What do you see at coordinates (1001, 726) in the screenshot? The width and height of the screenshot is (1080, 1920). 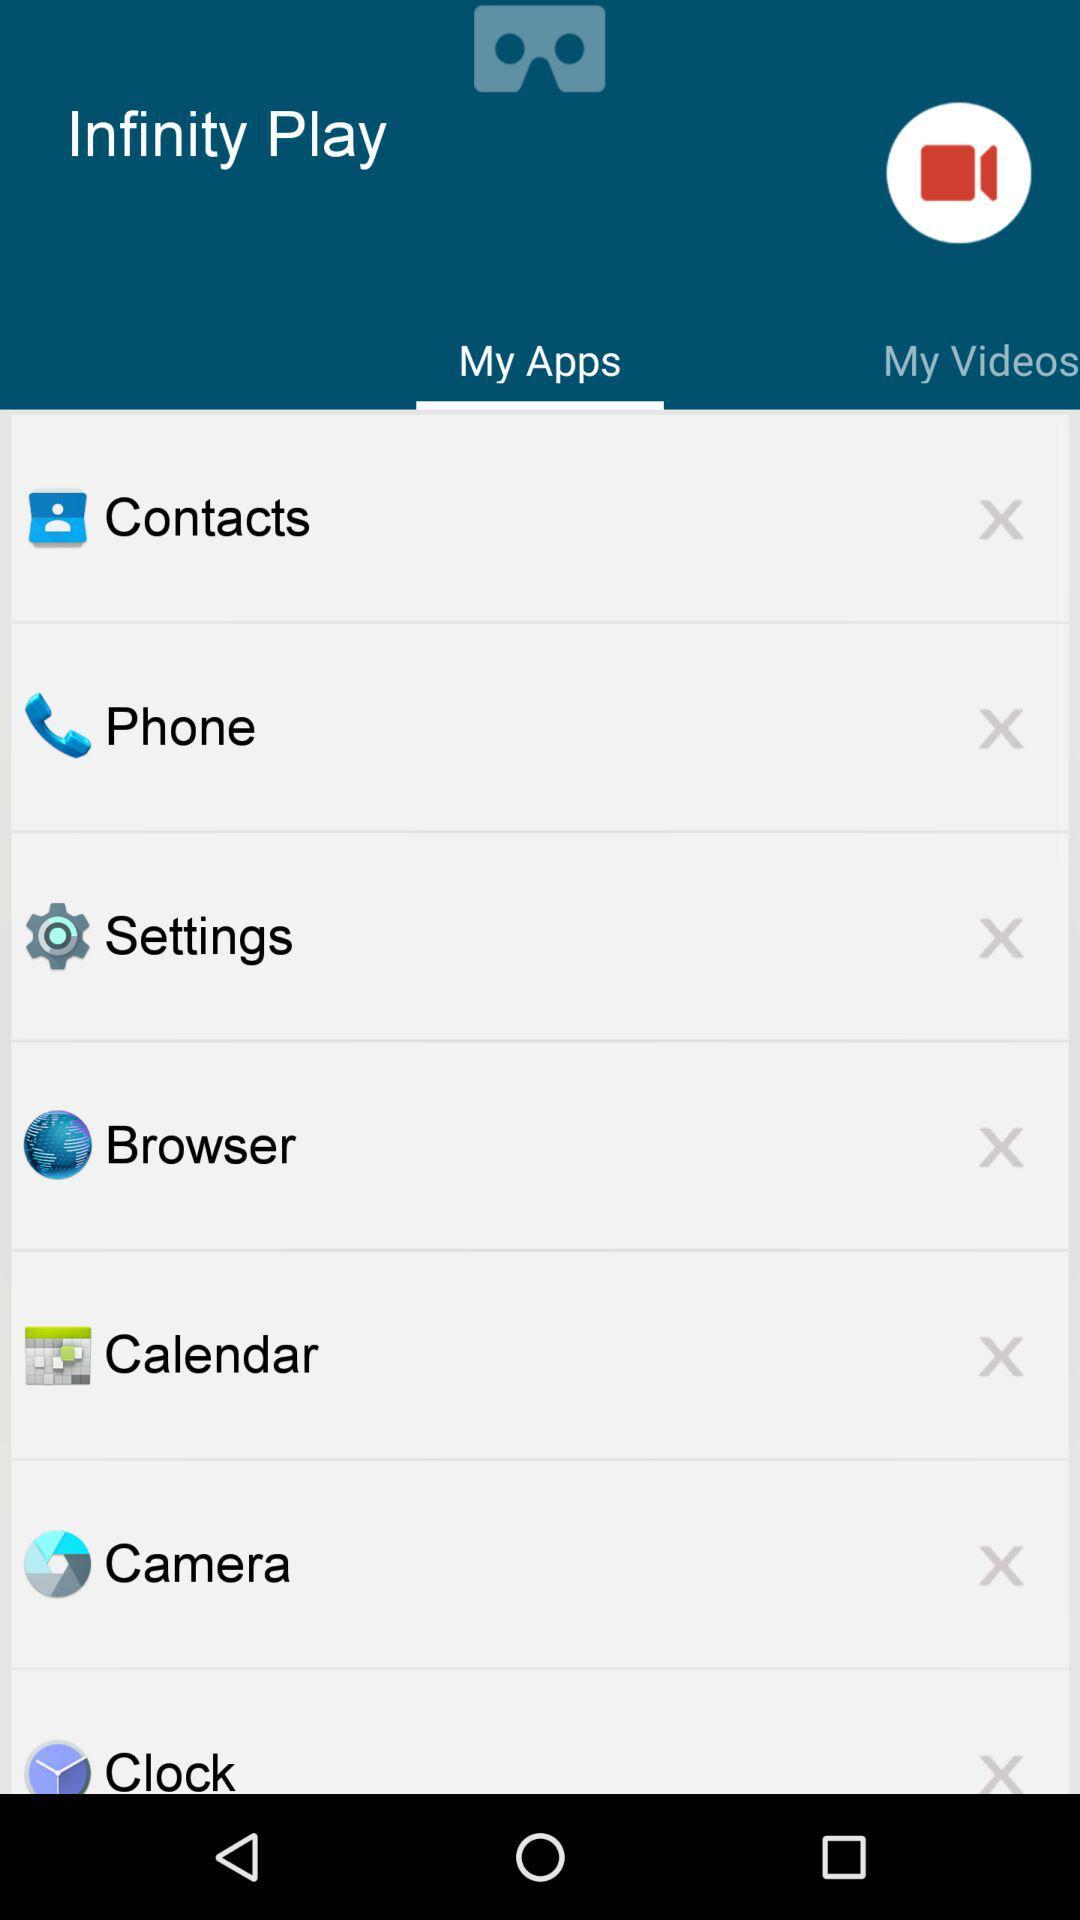 I see `remove item from my apps list` at bounding box center [1001, 726].